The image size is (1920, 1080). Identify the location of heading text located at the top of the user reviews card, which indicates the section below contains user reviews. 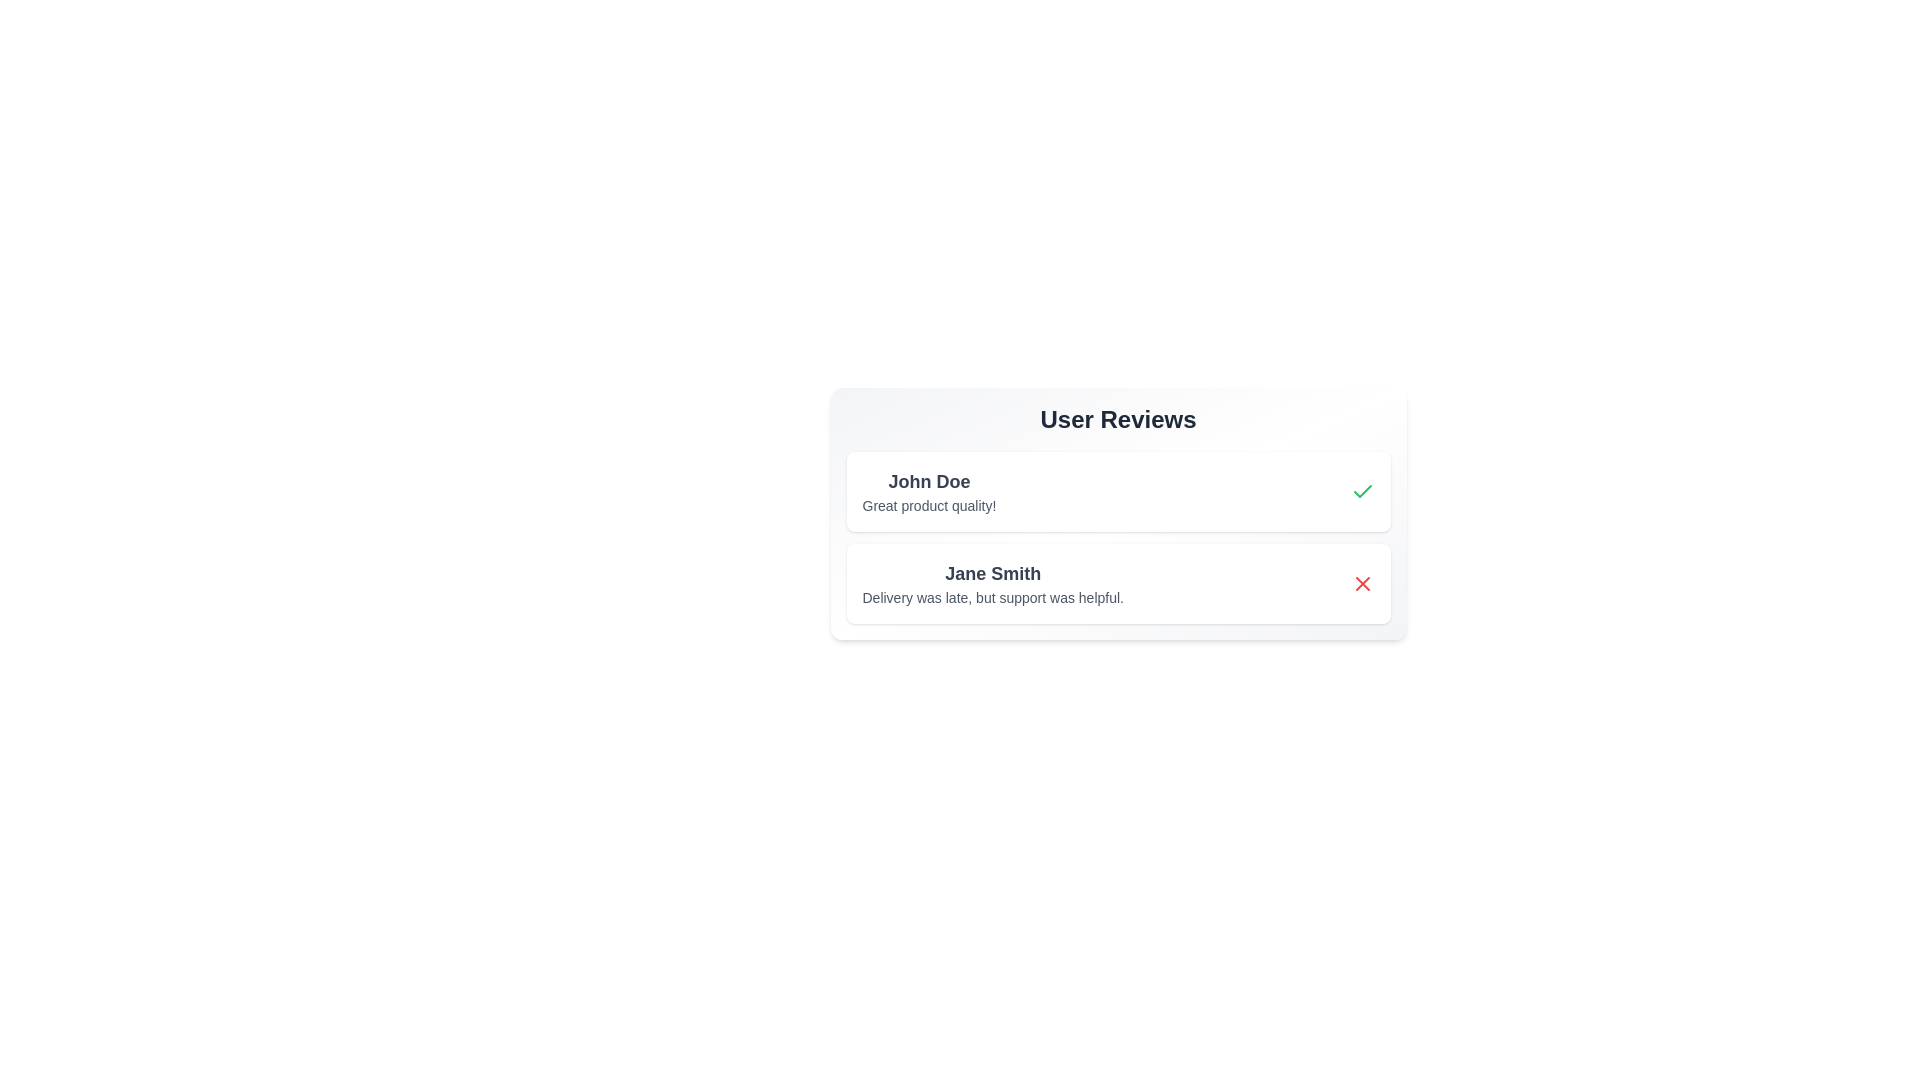
(1117, 419).